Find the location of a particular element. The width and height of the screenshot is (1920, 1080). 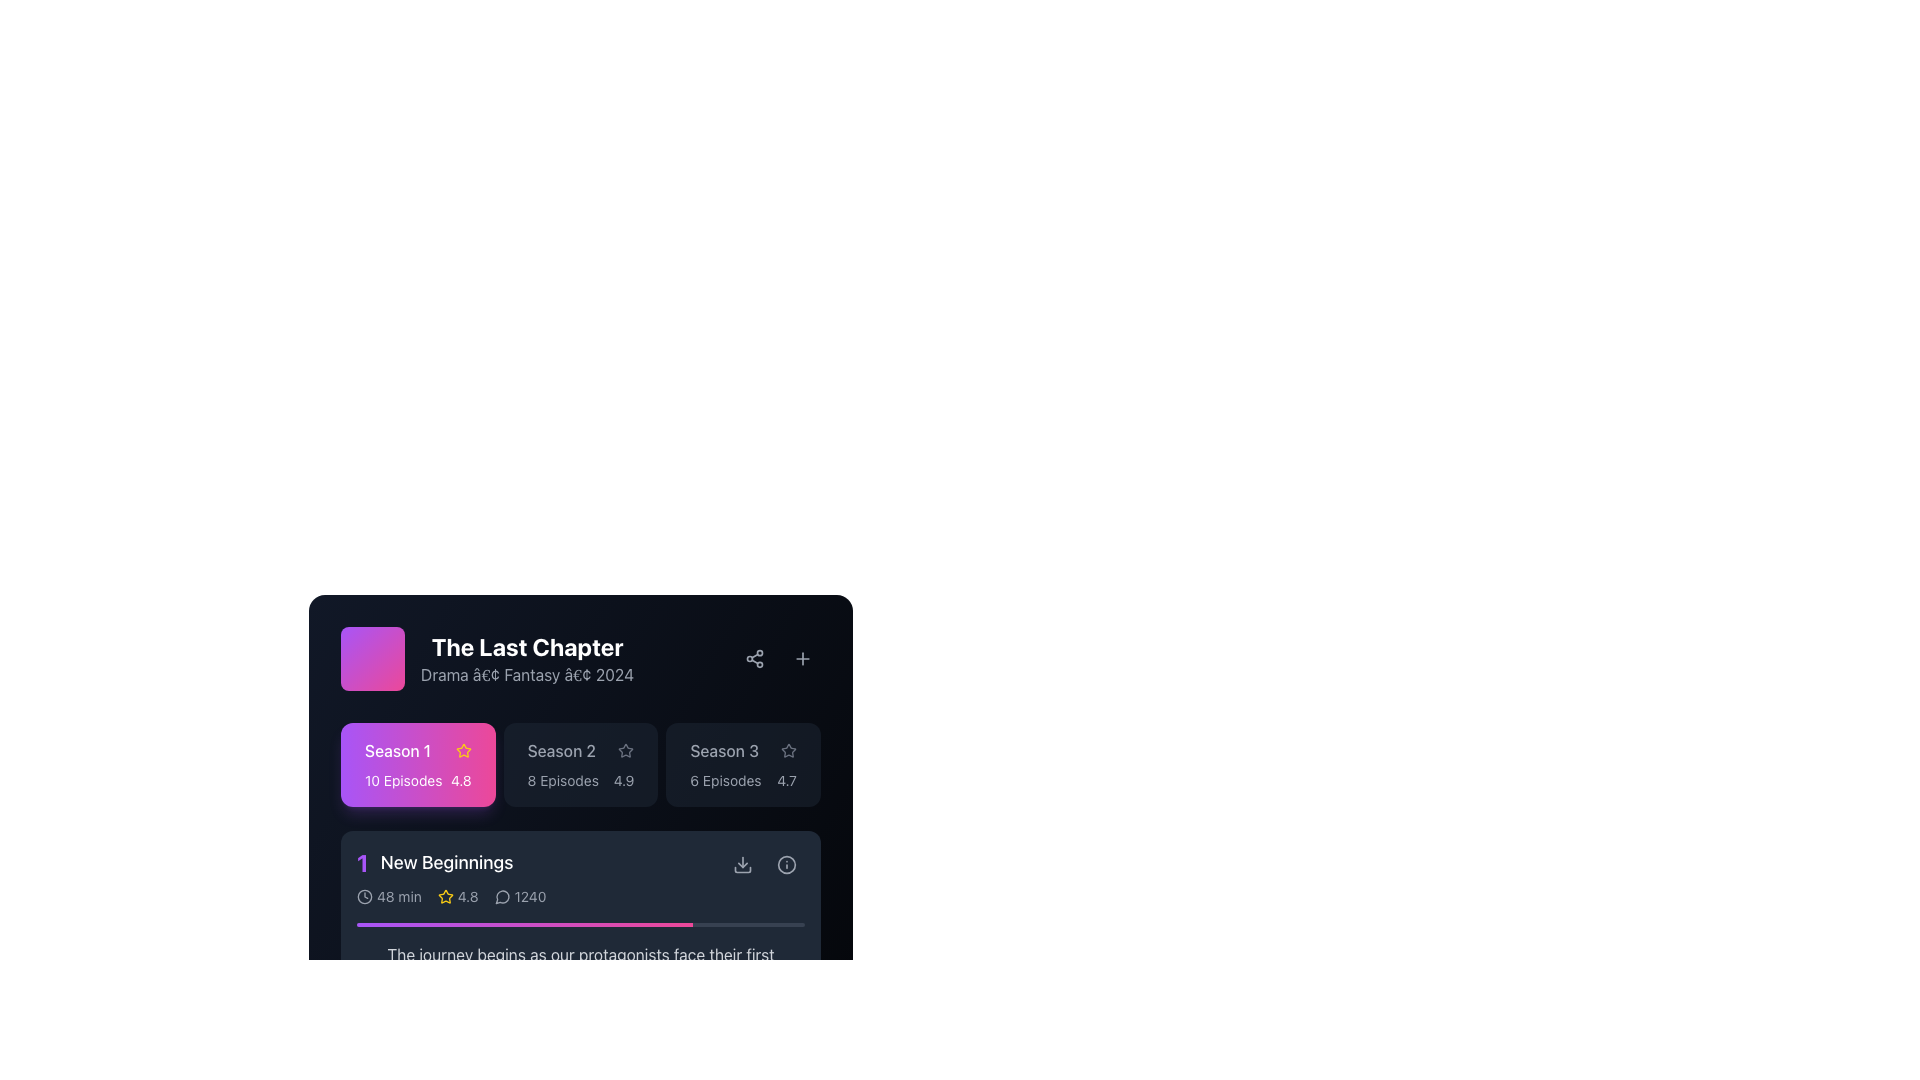

the text label that indicates the duration of the episode, which displays '48 min', located beneath the header '1 New Beginnings' and to the right of a clock-shaped icon is located at coordinates (399, 896).